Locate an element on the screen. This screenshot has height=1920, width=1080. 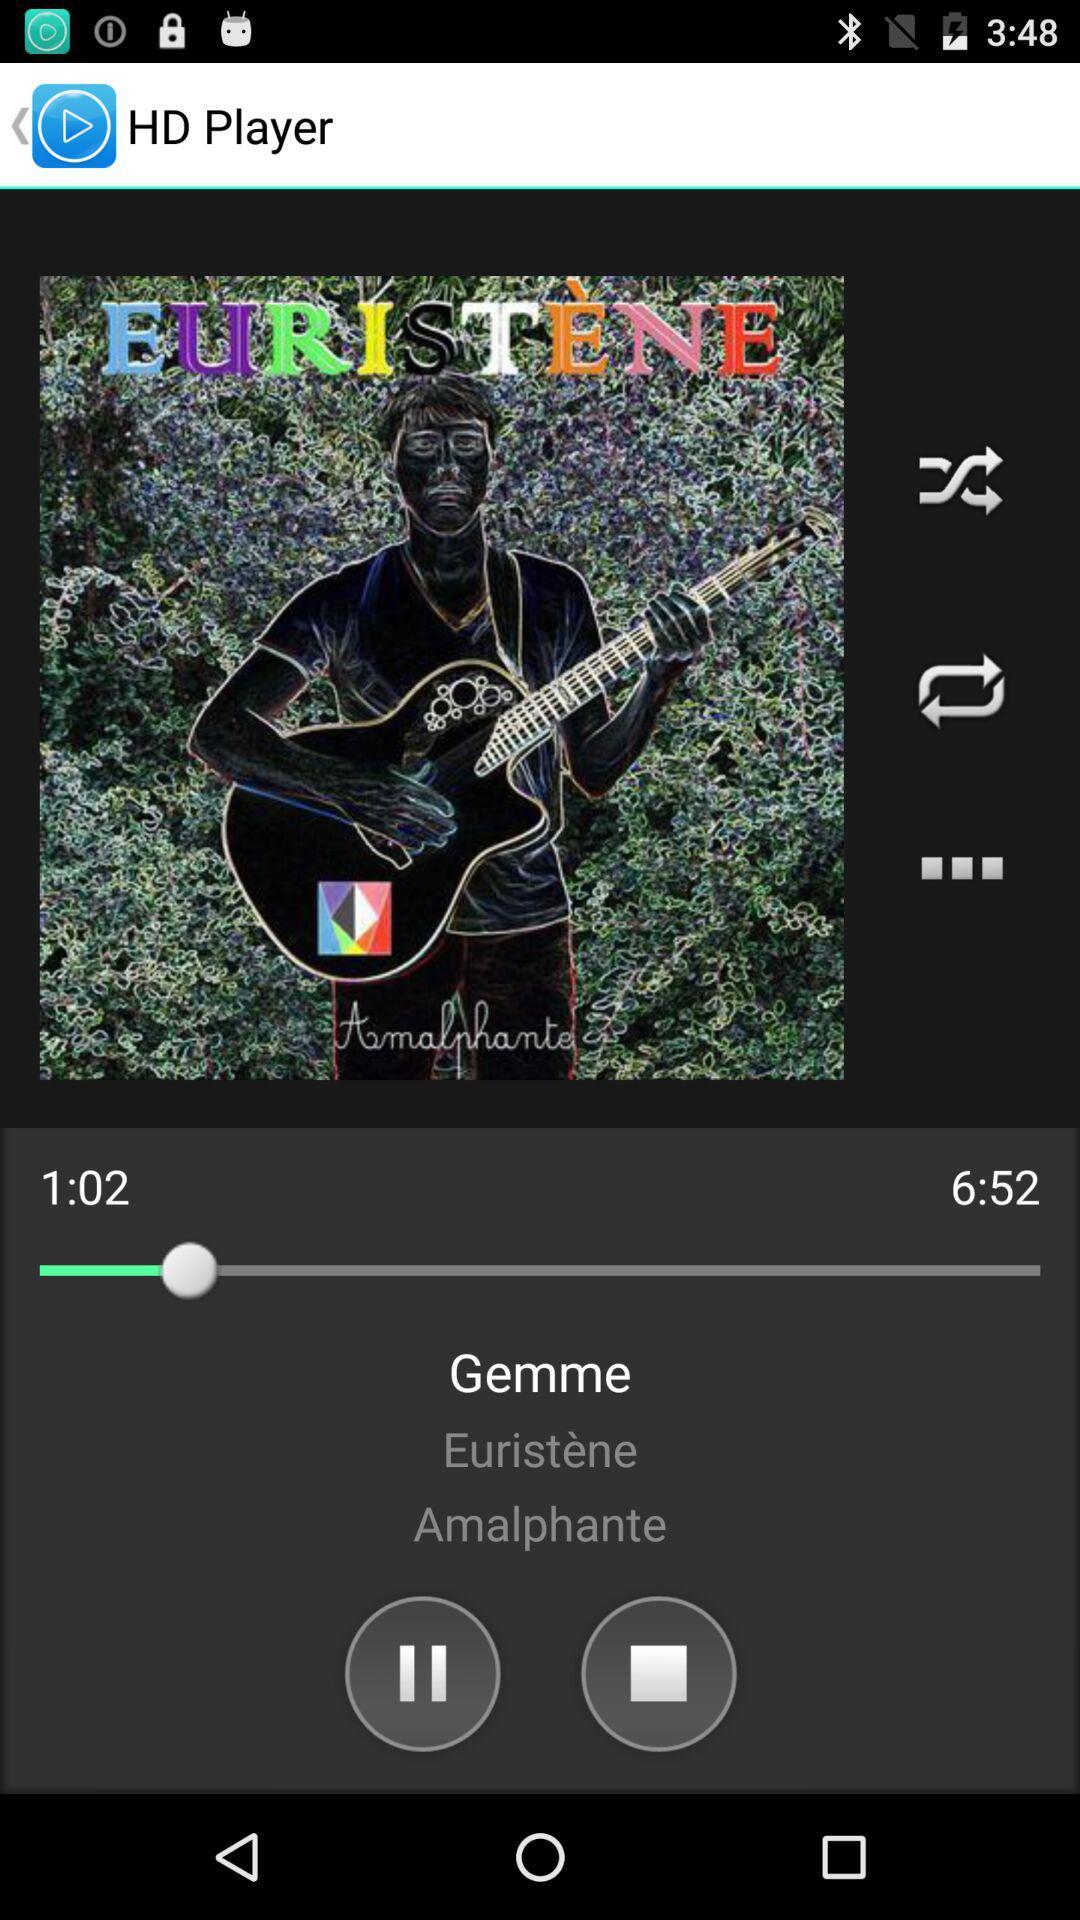
the repeat icon is located at coordinates (960, 738).